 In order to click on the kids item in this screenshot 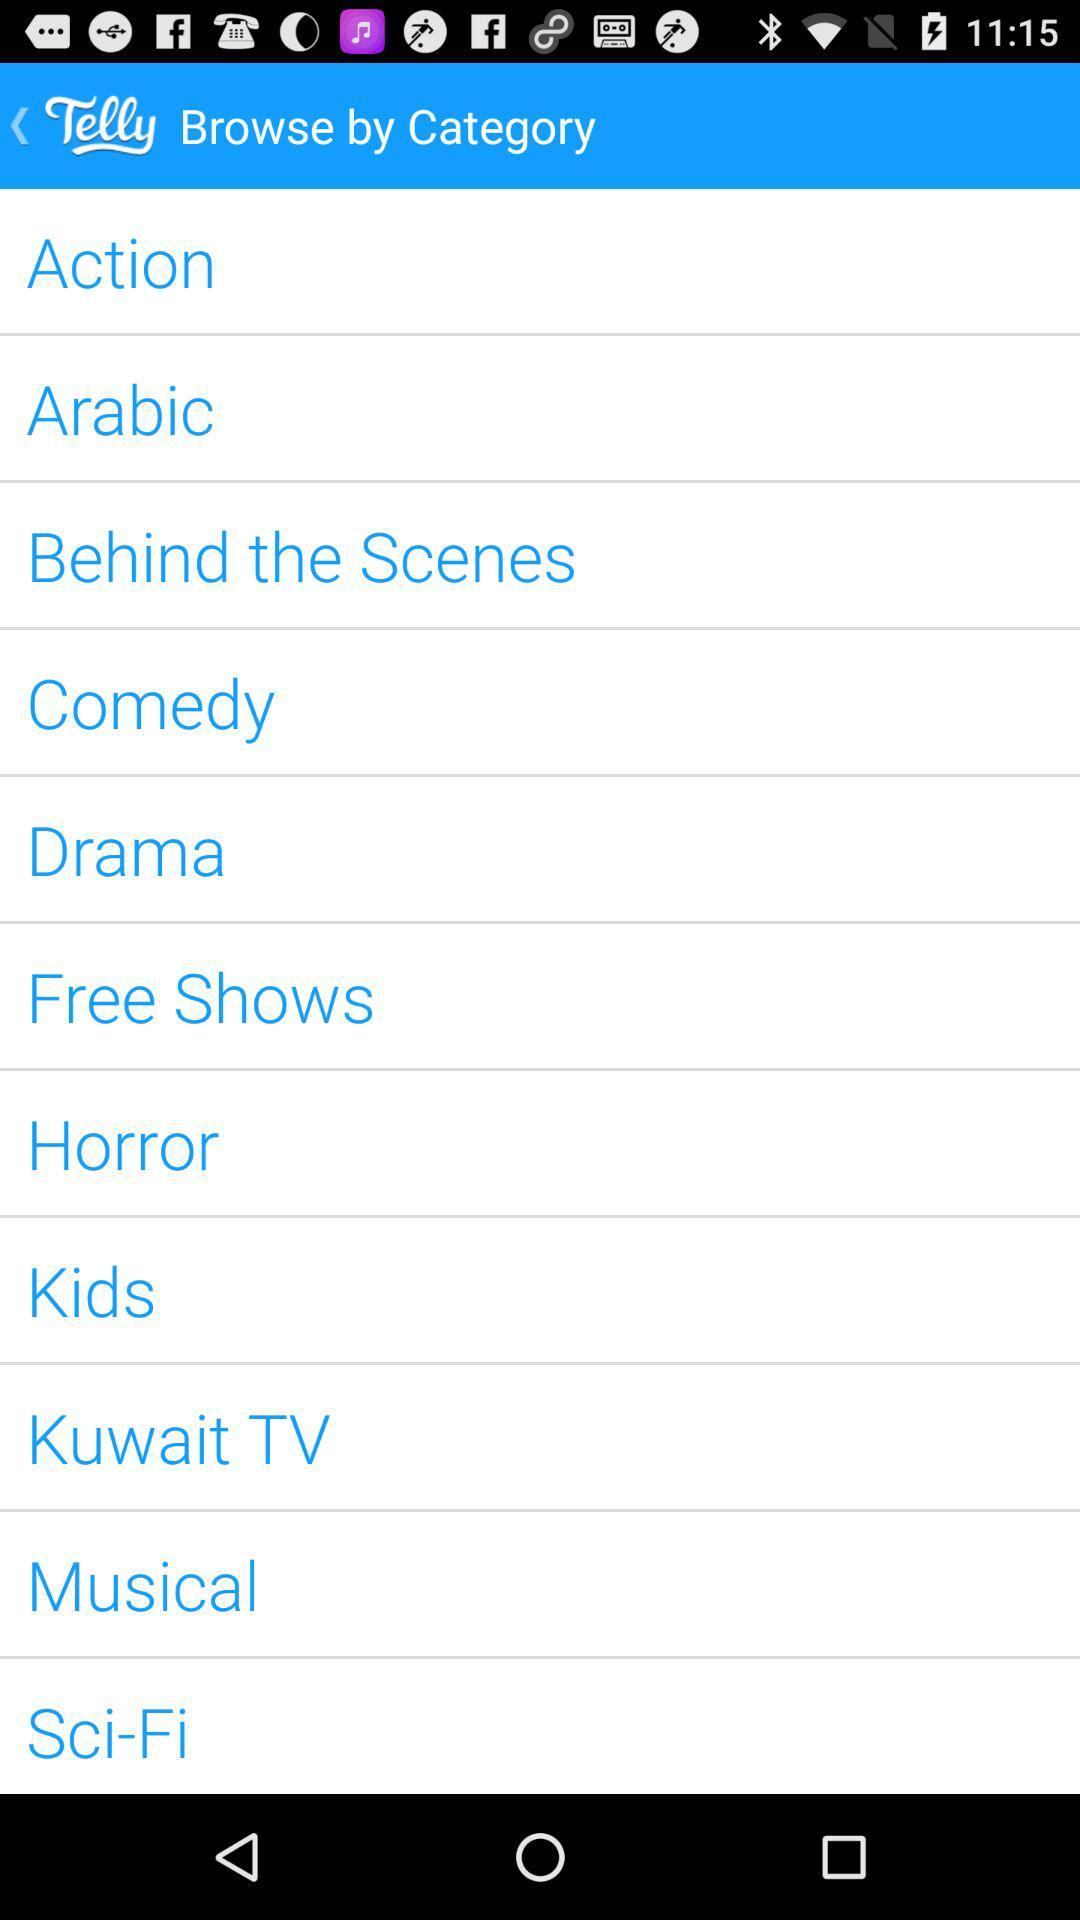, I will do `click(540, 1290)`.